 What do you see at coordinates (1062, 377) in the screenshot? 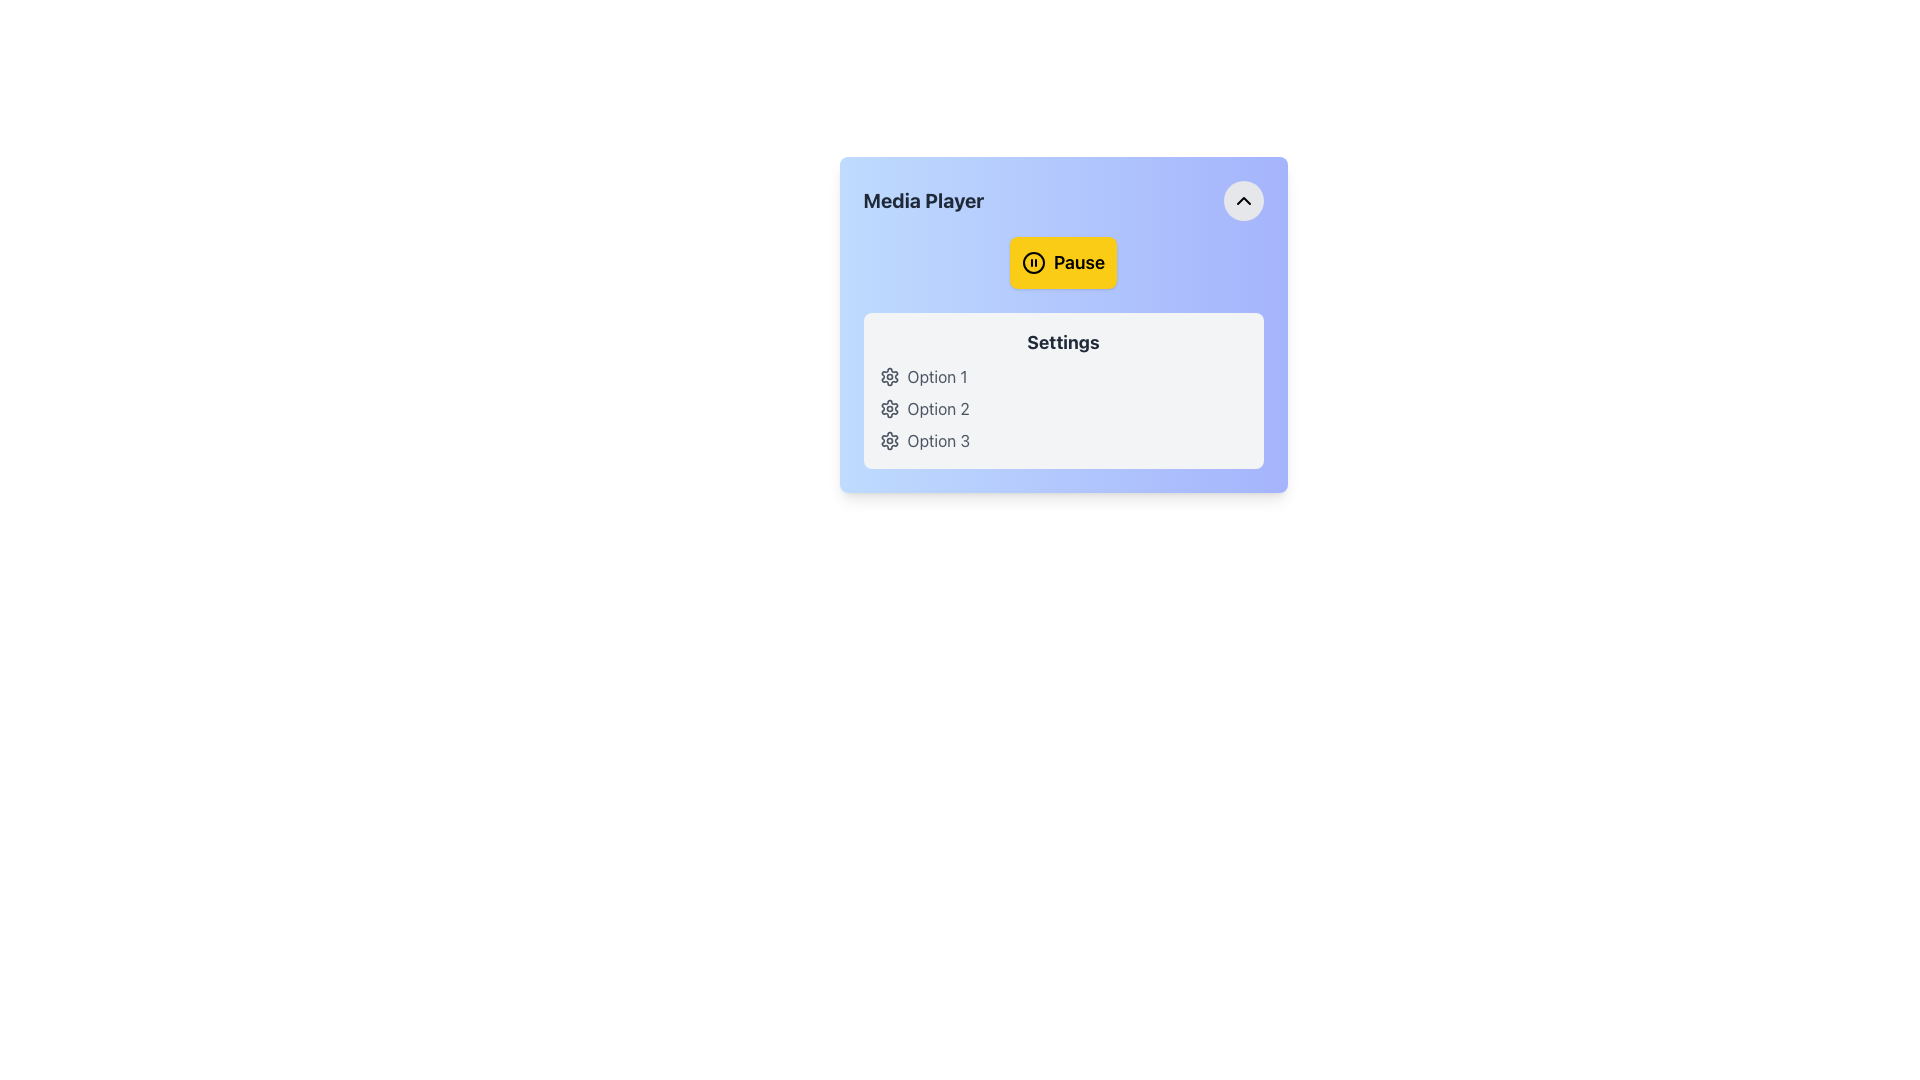
I see `the first selectable option in the 'Settings' menu` at bounding box center [1062, 377].